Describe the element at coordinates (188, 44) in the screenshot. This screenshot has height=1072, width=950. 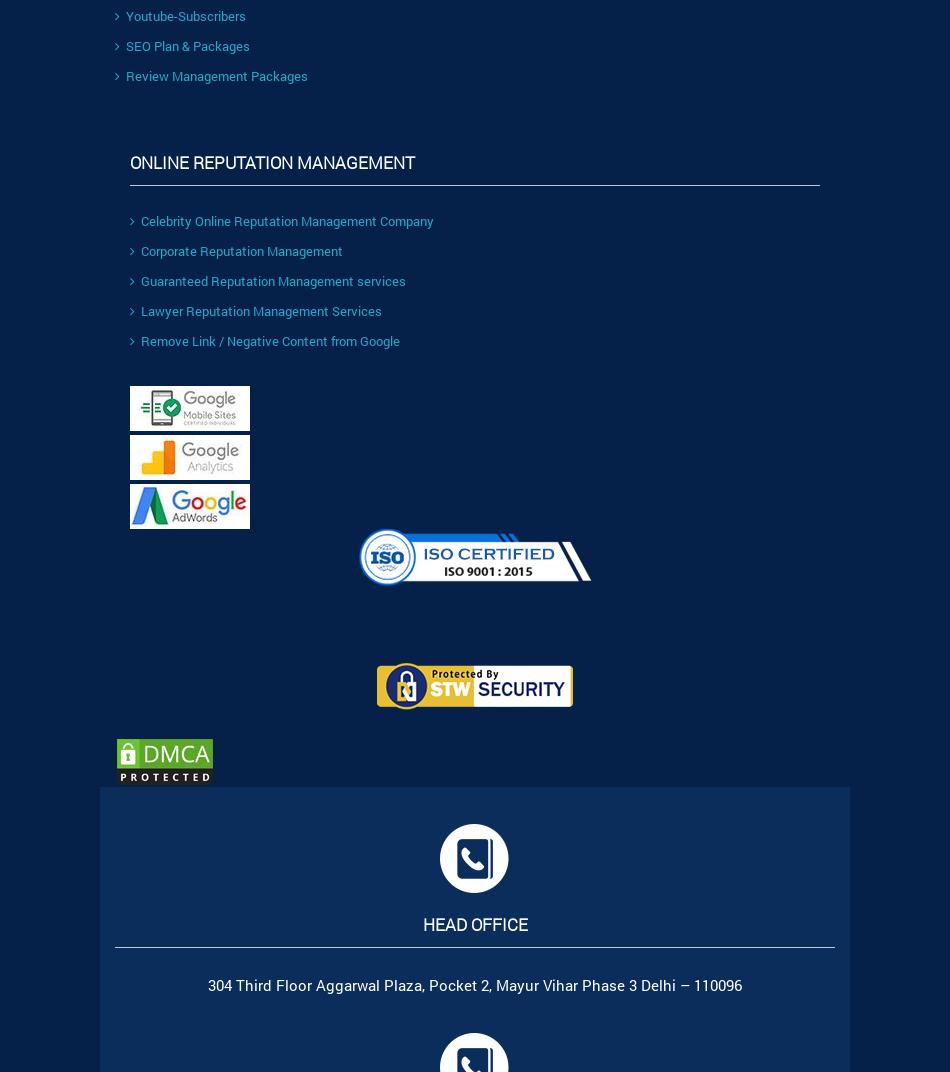
I see `'SEO Plan & Packages'` at that location.